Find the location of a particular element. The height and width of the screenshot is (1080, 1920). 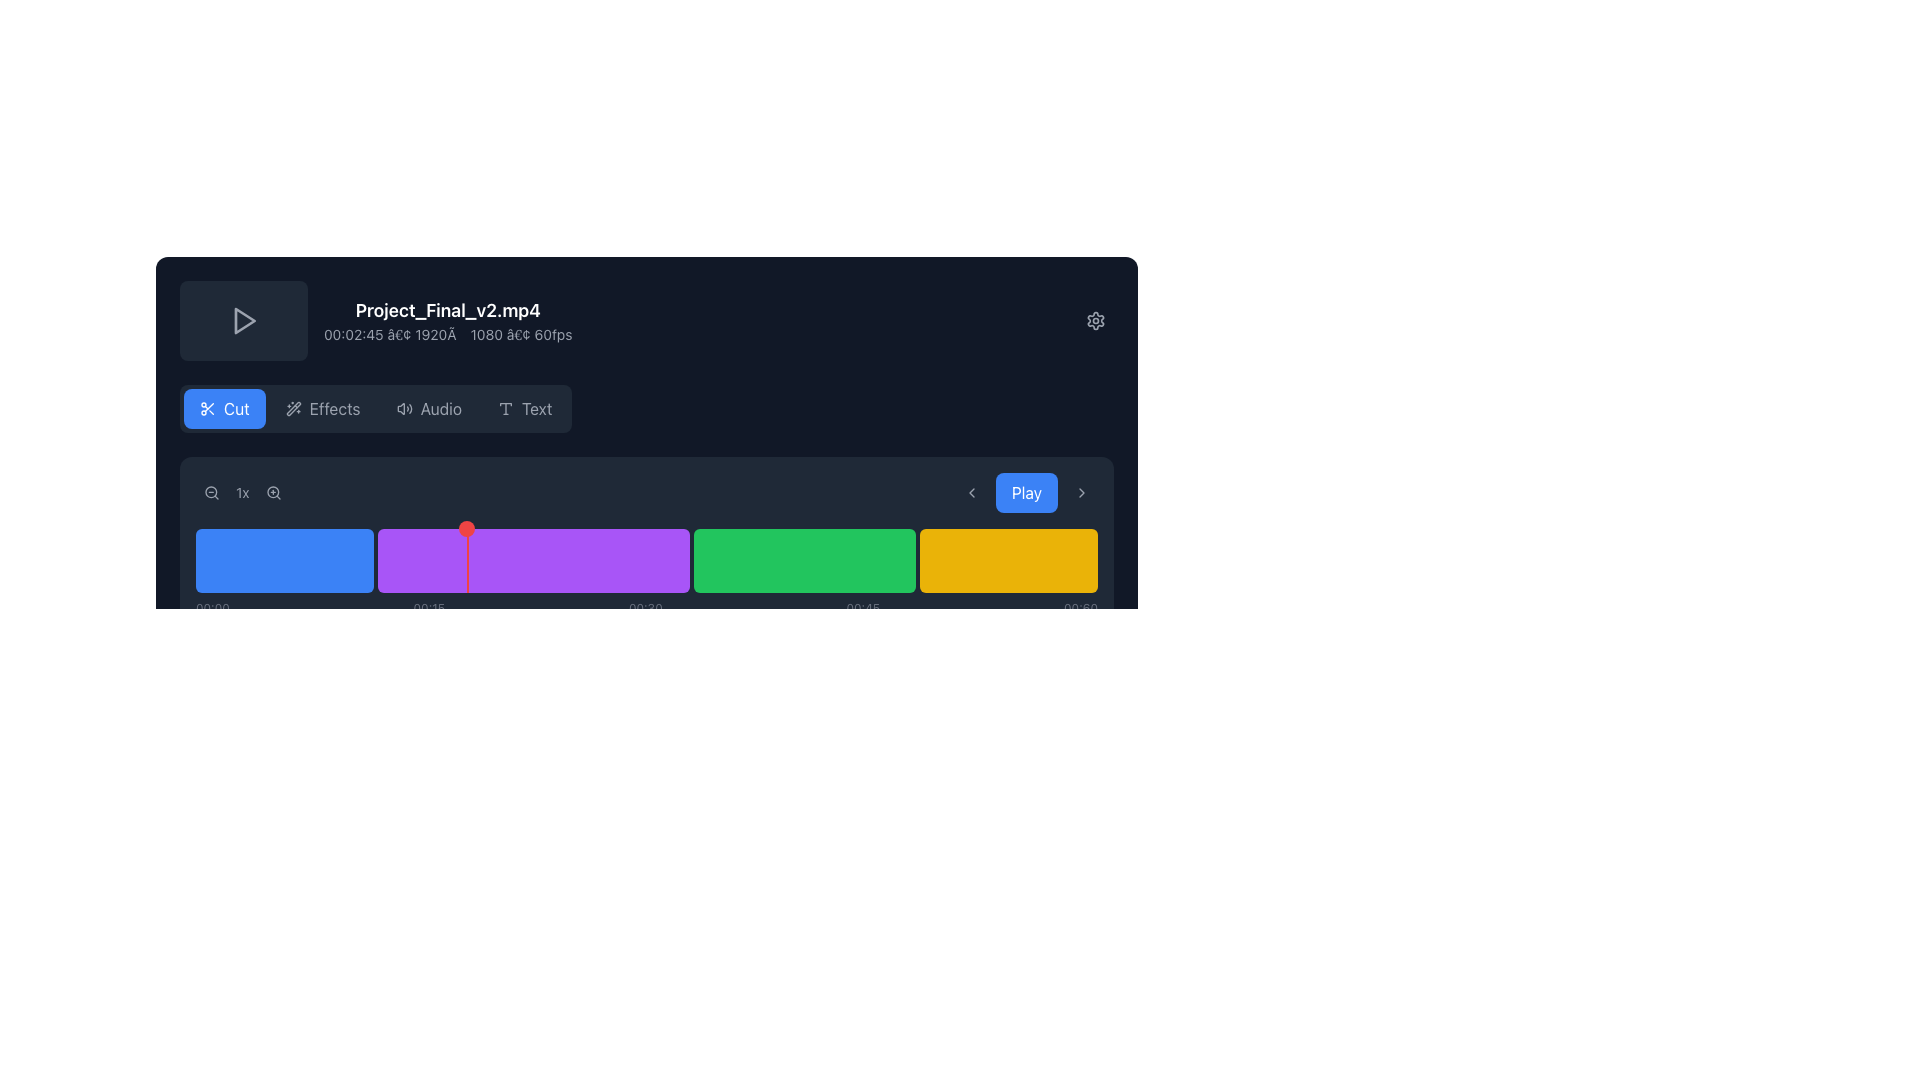

the static text label displaying '00:60', which is the last timestamp in a sequence of timestamps aligned with a timeline component is located at coordinates (1079, 608).